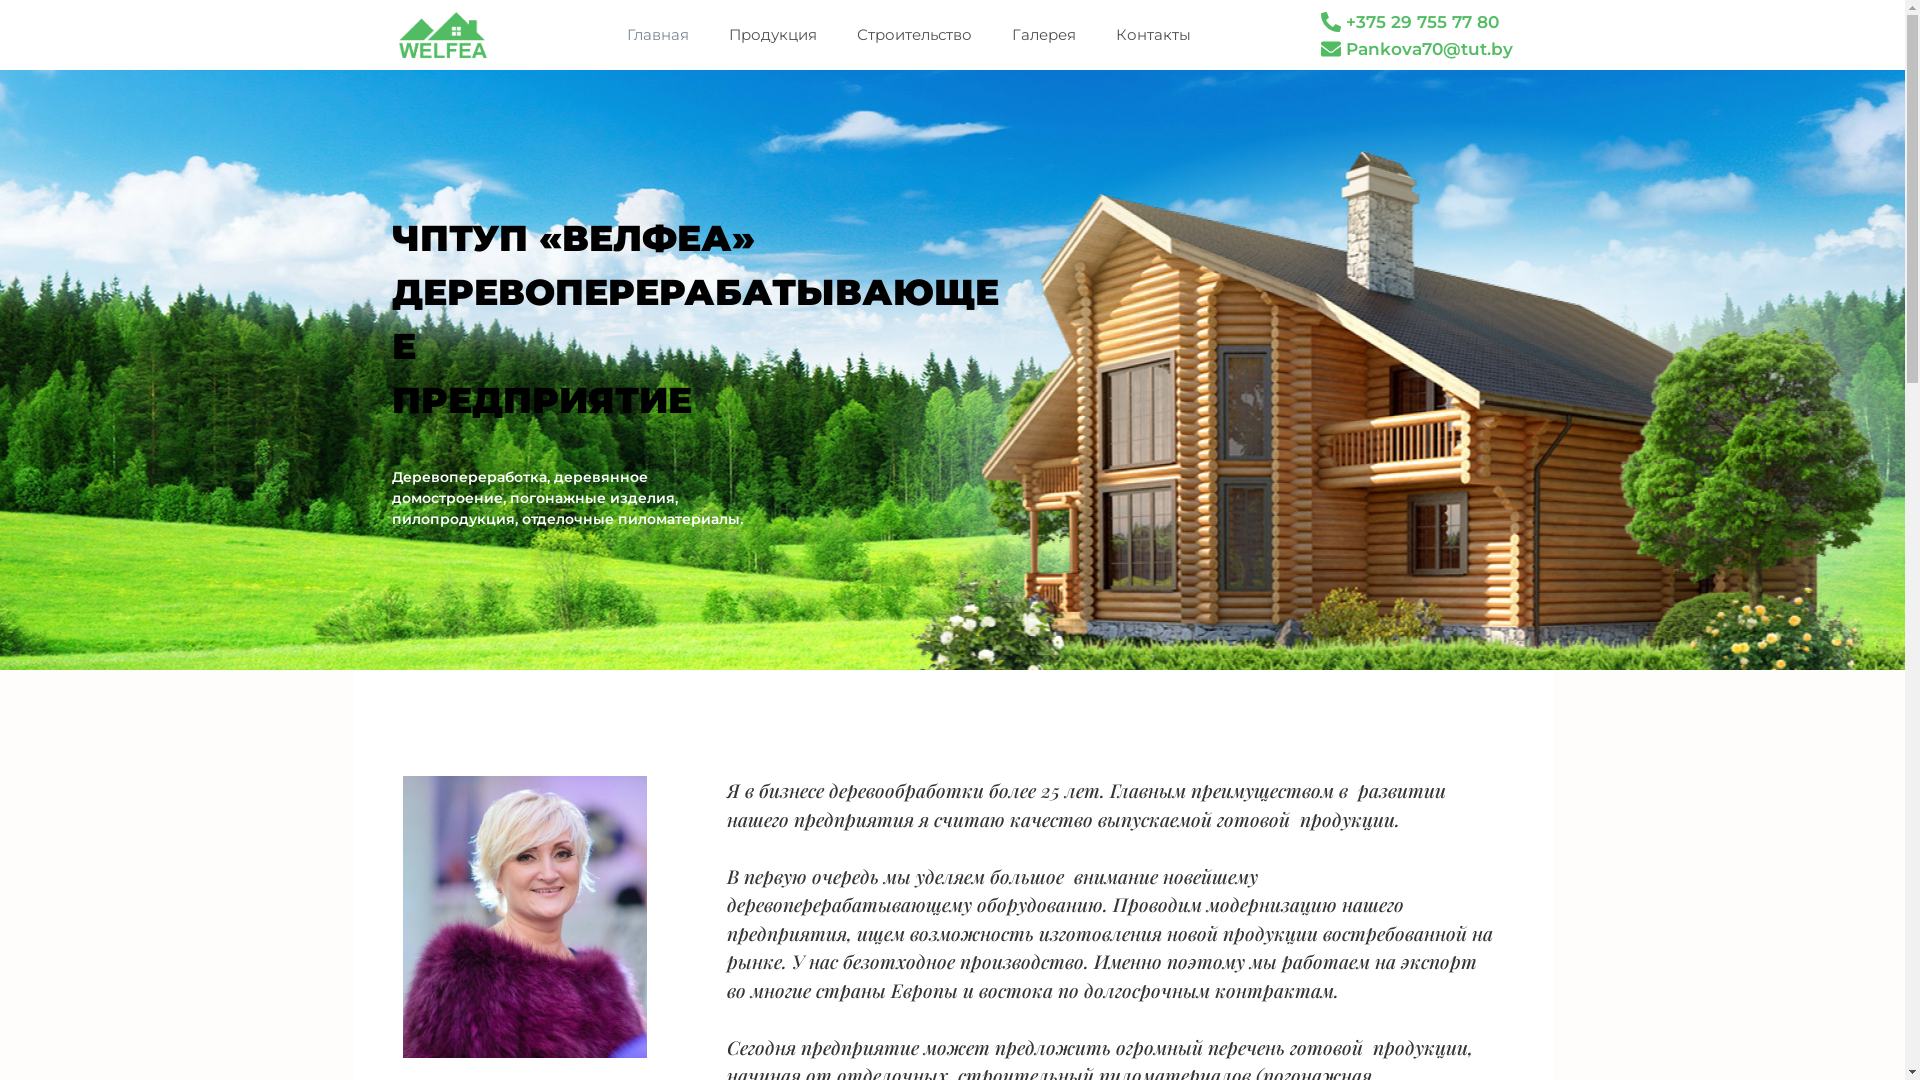 This screenshot has width=1920, height=1080. Describe the element at coordinates (1411, 22) in the screenshot. I see `'+375 29 755 77 80'` at that location.